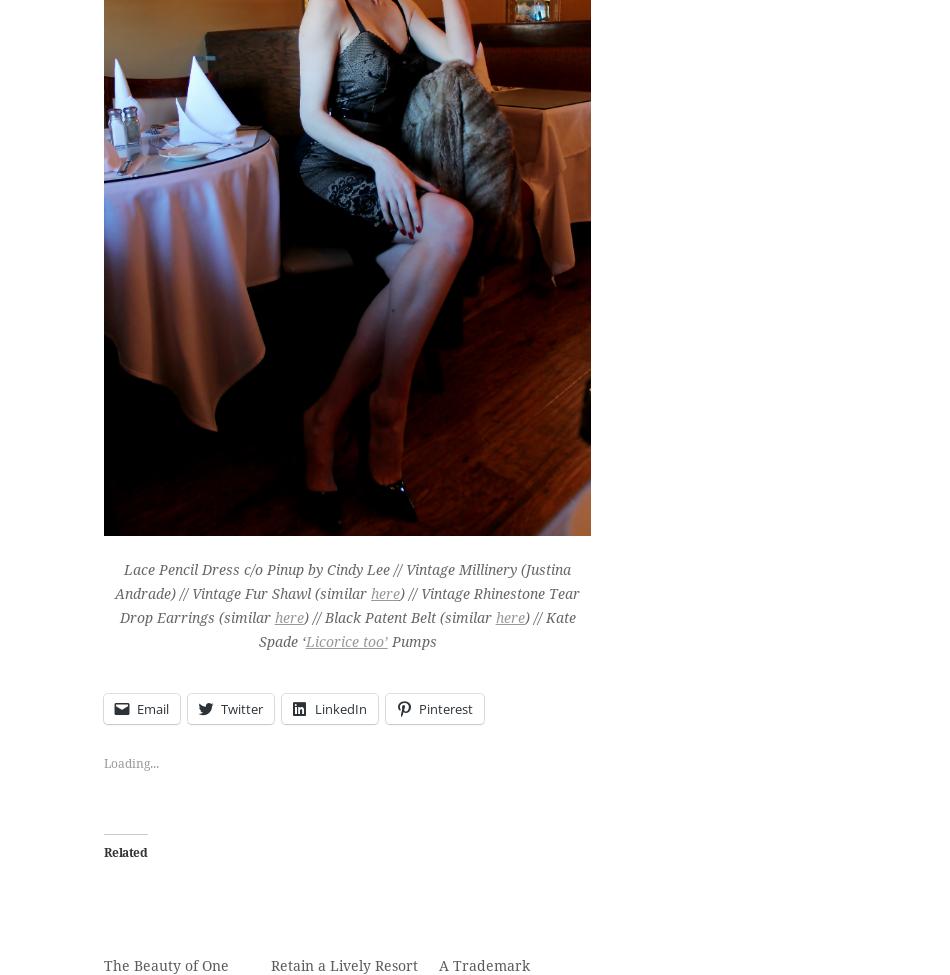 This screenshot has width=950, height=975. What do you see at coordinates (153, 707) in the screenshot?
I see `'Email'` at bounding box center [153, 707].